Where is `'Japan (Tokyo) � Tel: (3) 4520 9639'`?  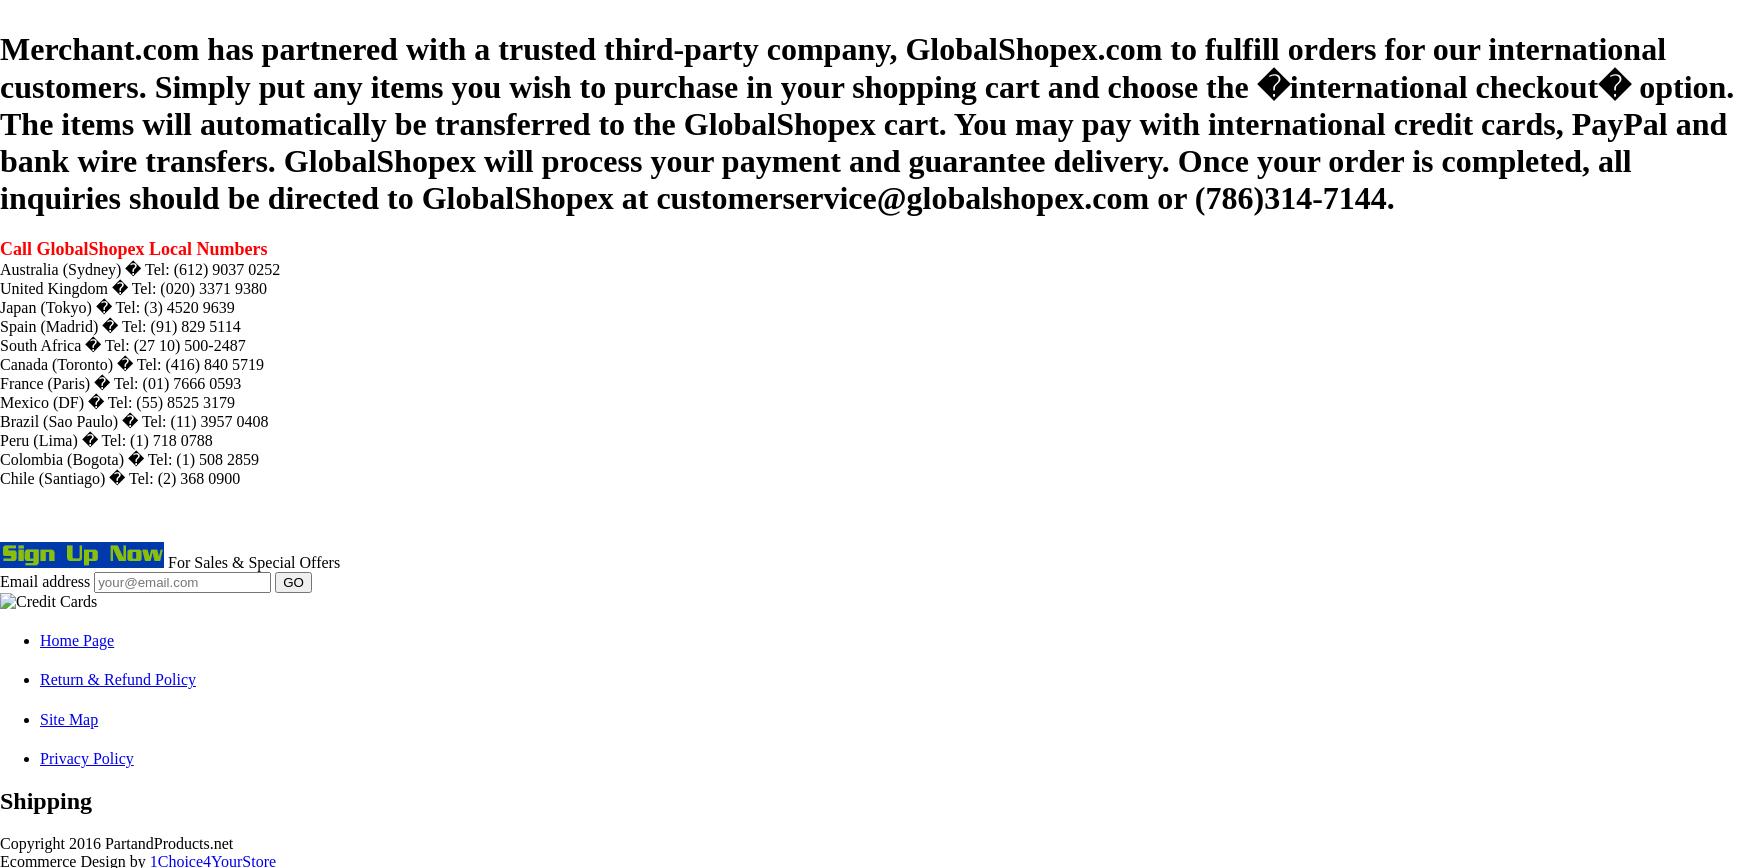
'Japan (Tokyo) � Tel: (3) 4520 9639' is located at coordinates (117, 306).